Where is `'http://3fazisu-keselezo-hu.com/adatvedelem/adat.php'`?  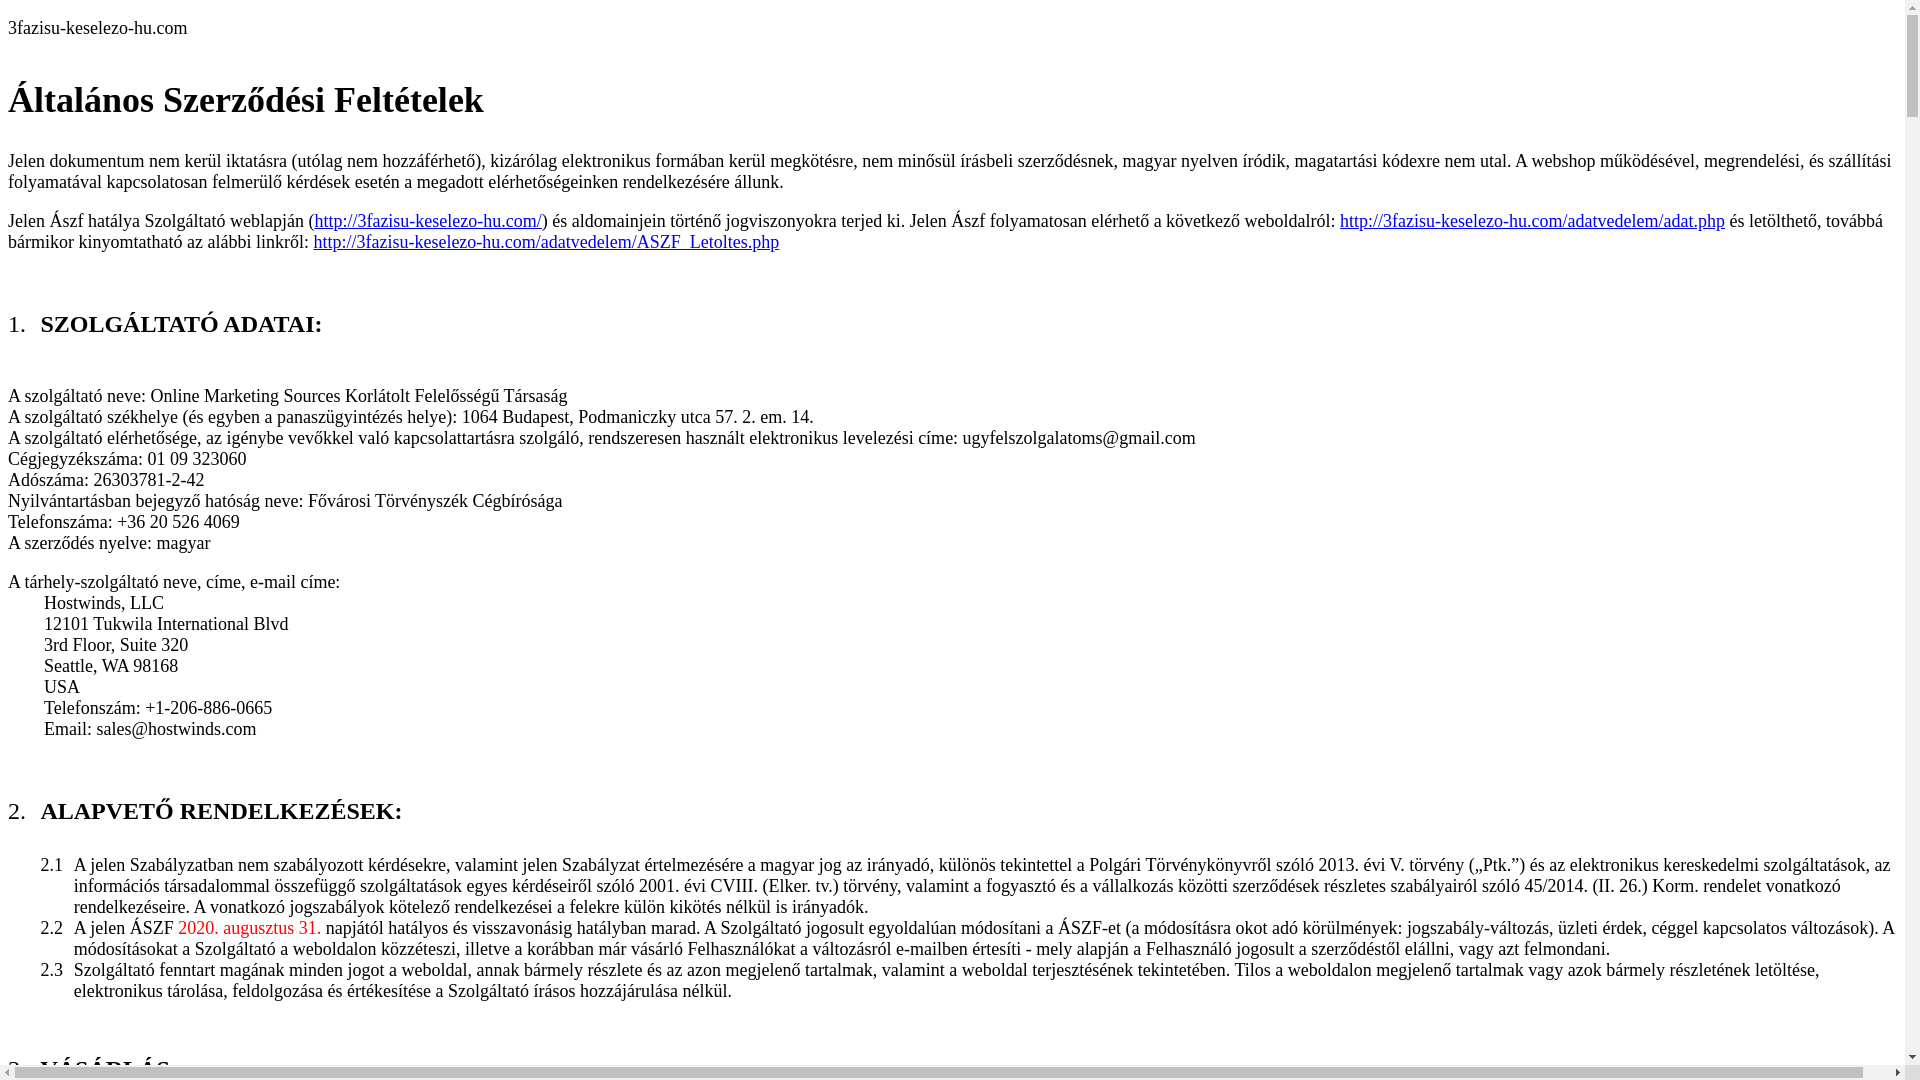 'http://3fazisu-keselezo-hu.com/adatvedelem/adat.php' is located at coordinates (1339, 220).